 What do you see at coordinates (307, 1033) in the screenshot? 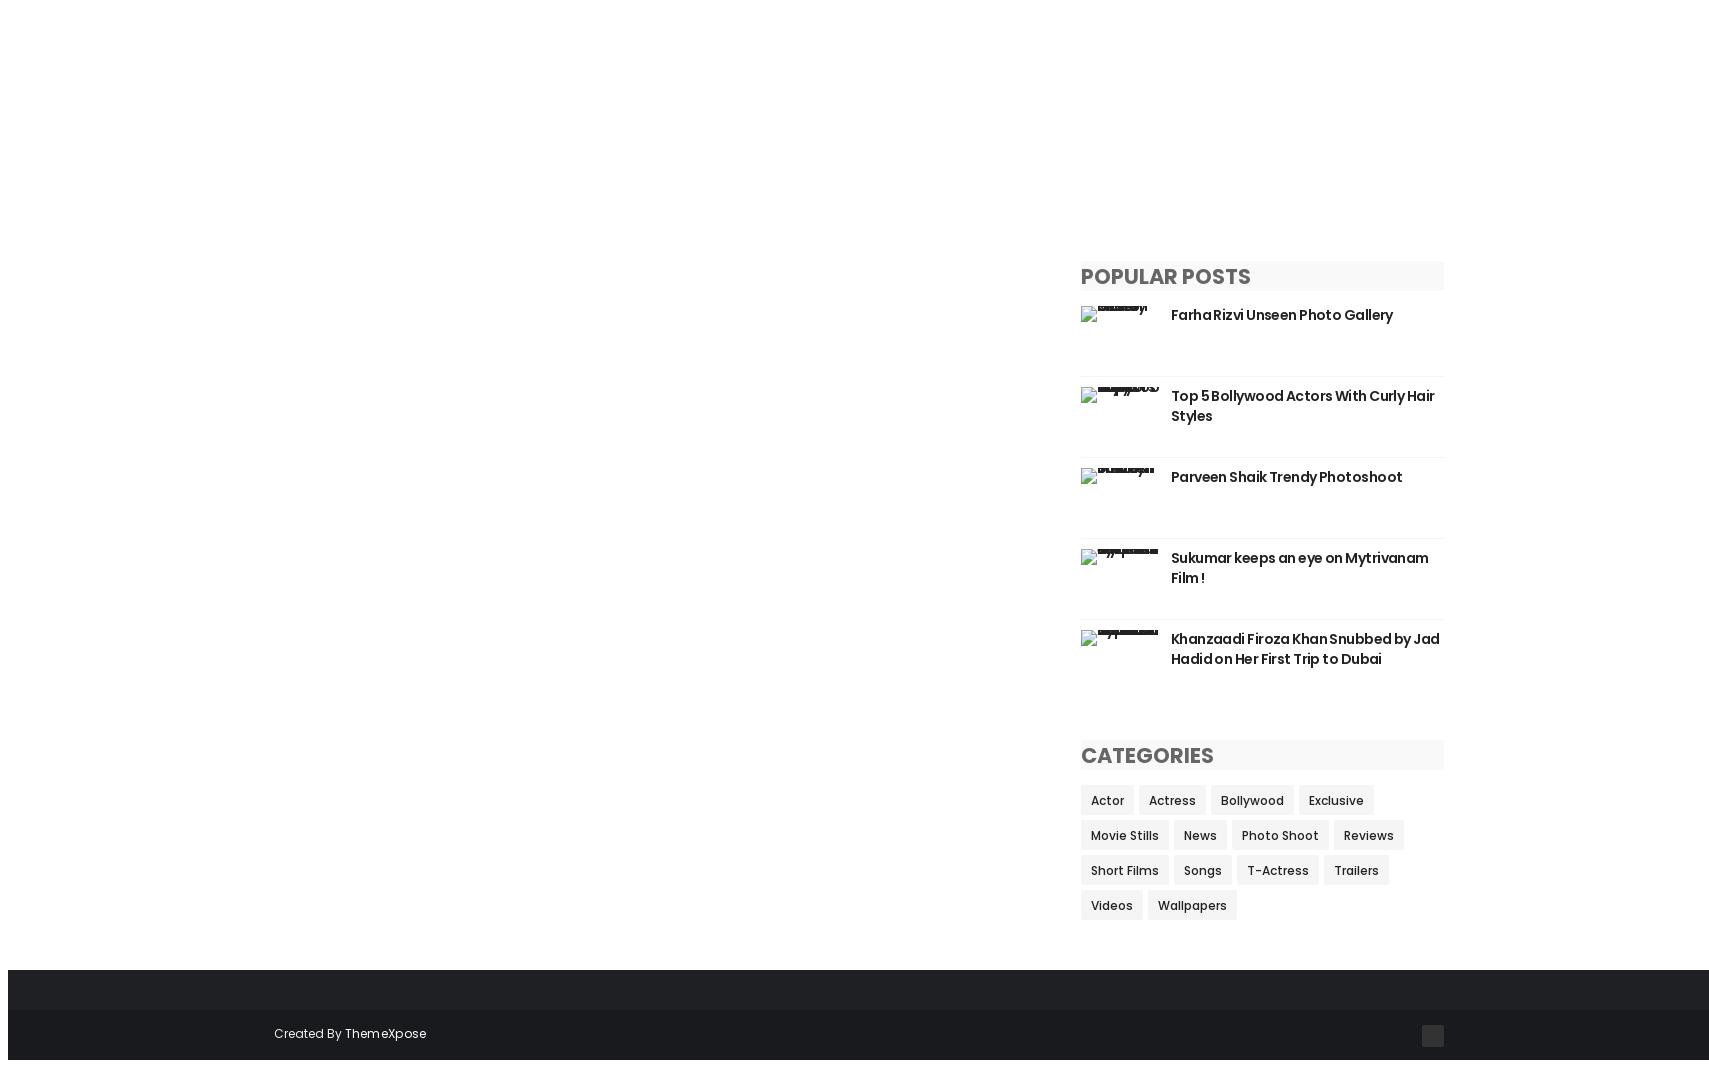
I see `'Created By'` at bounding box center [307, 1033].